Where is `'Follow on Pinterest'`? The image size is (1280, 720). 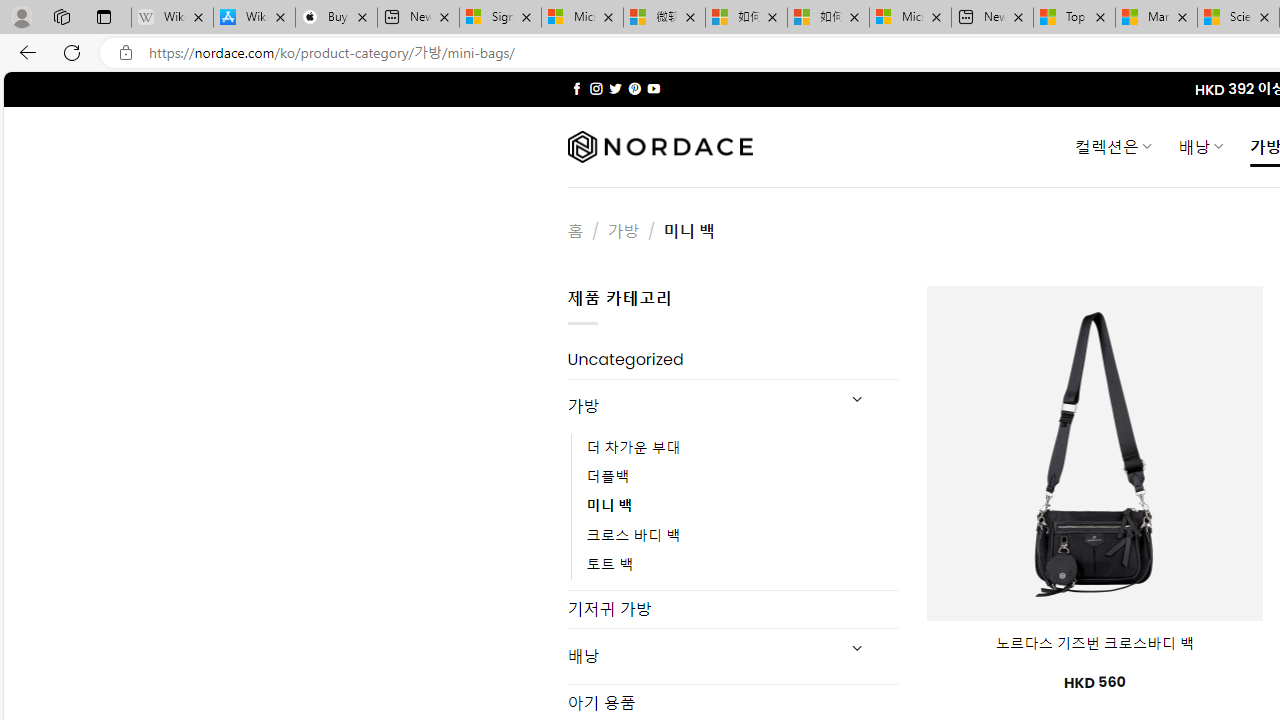
'Follow on Pinterest' is located at coordinates (633, 88).